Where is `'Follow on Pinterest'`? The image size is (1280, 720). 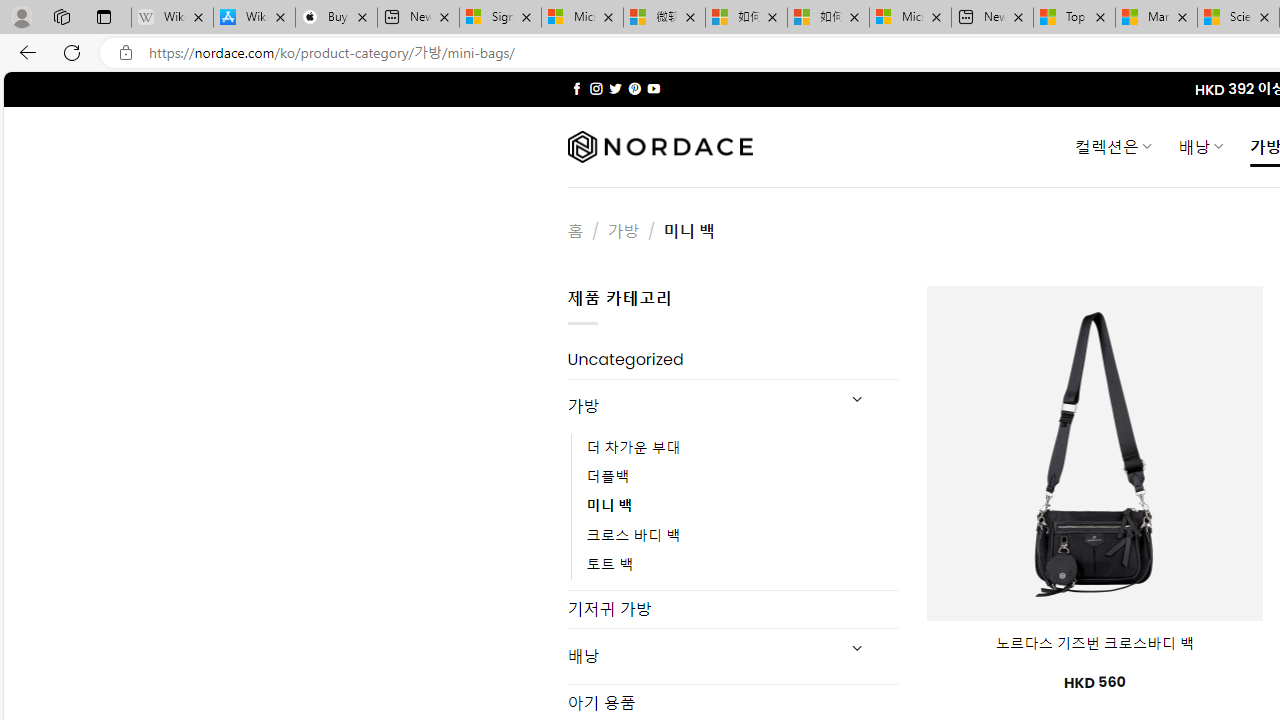
'Follow on Pinterest' is located at coordinates (633, 88).